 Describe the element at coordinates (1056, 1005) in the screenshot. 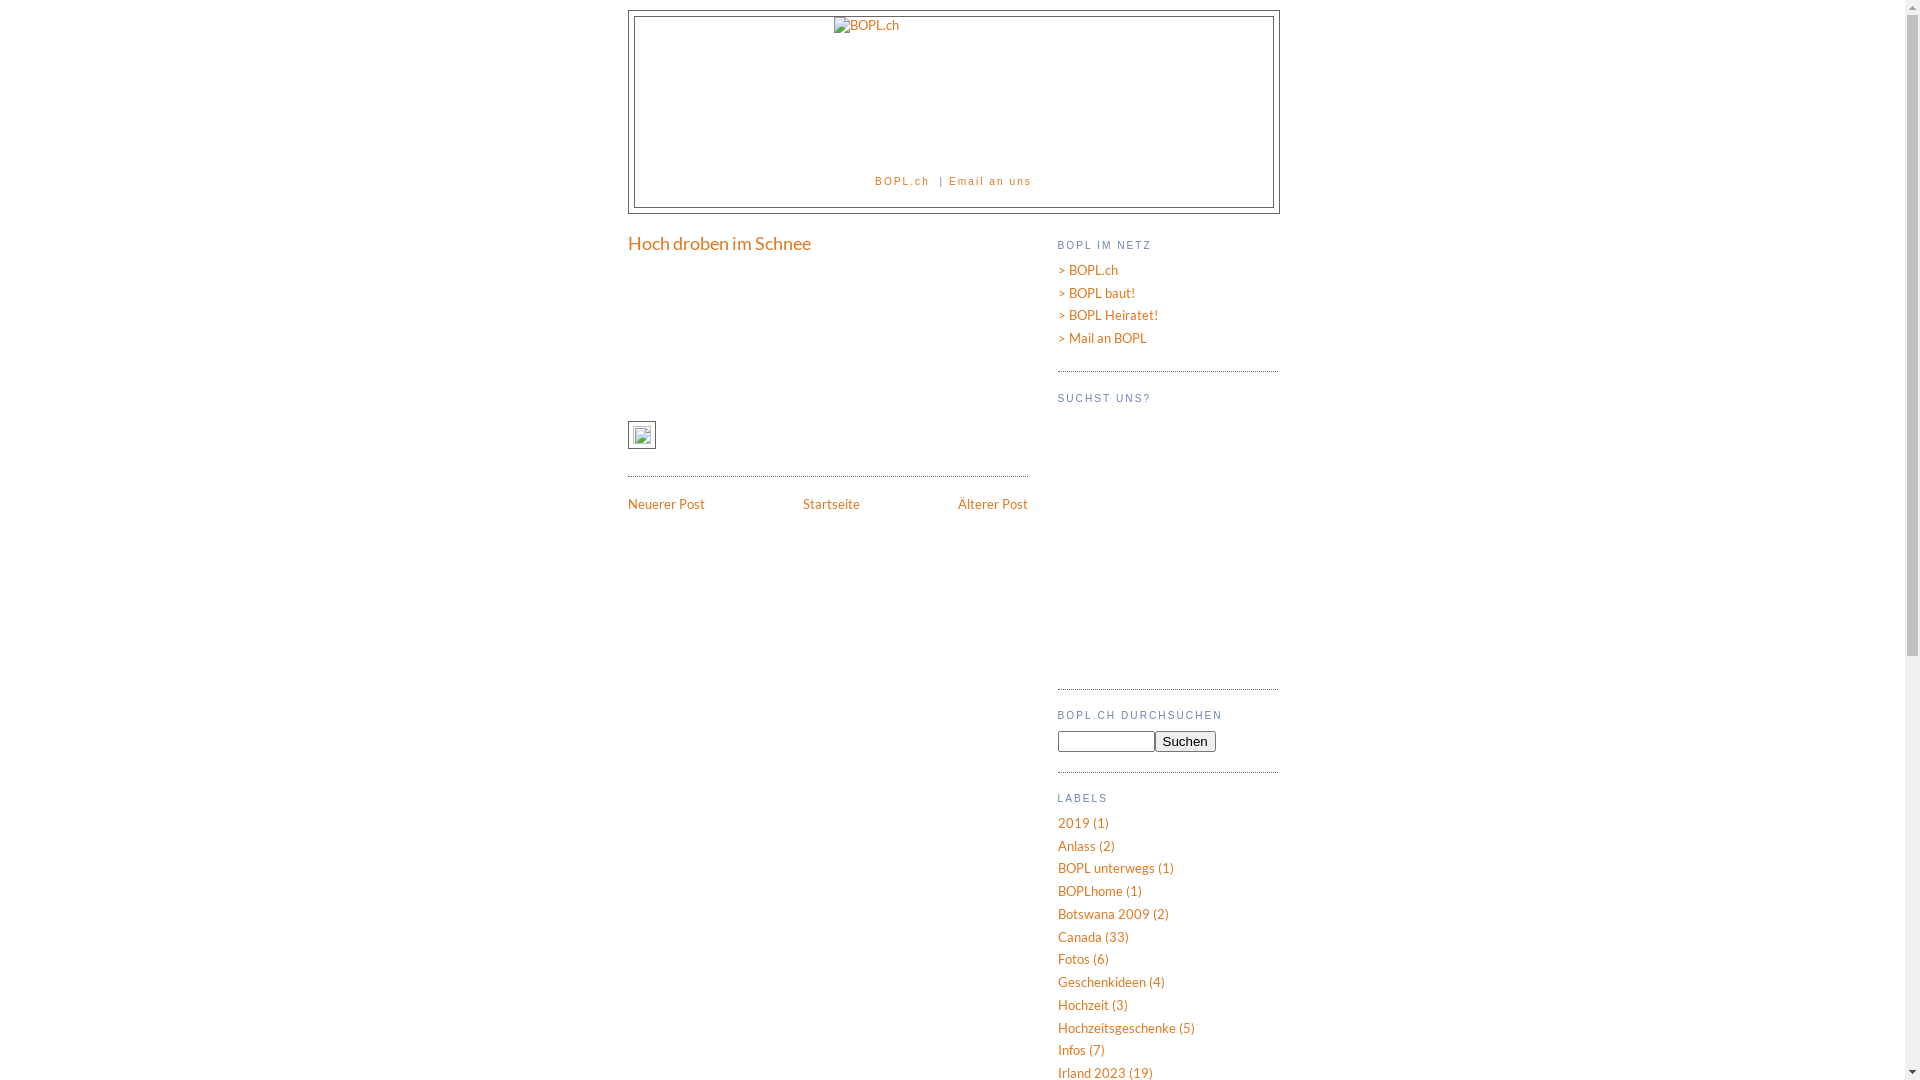

I see `'Hochzeit'` at that location.